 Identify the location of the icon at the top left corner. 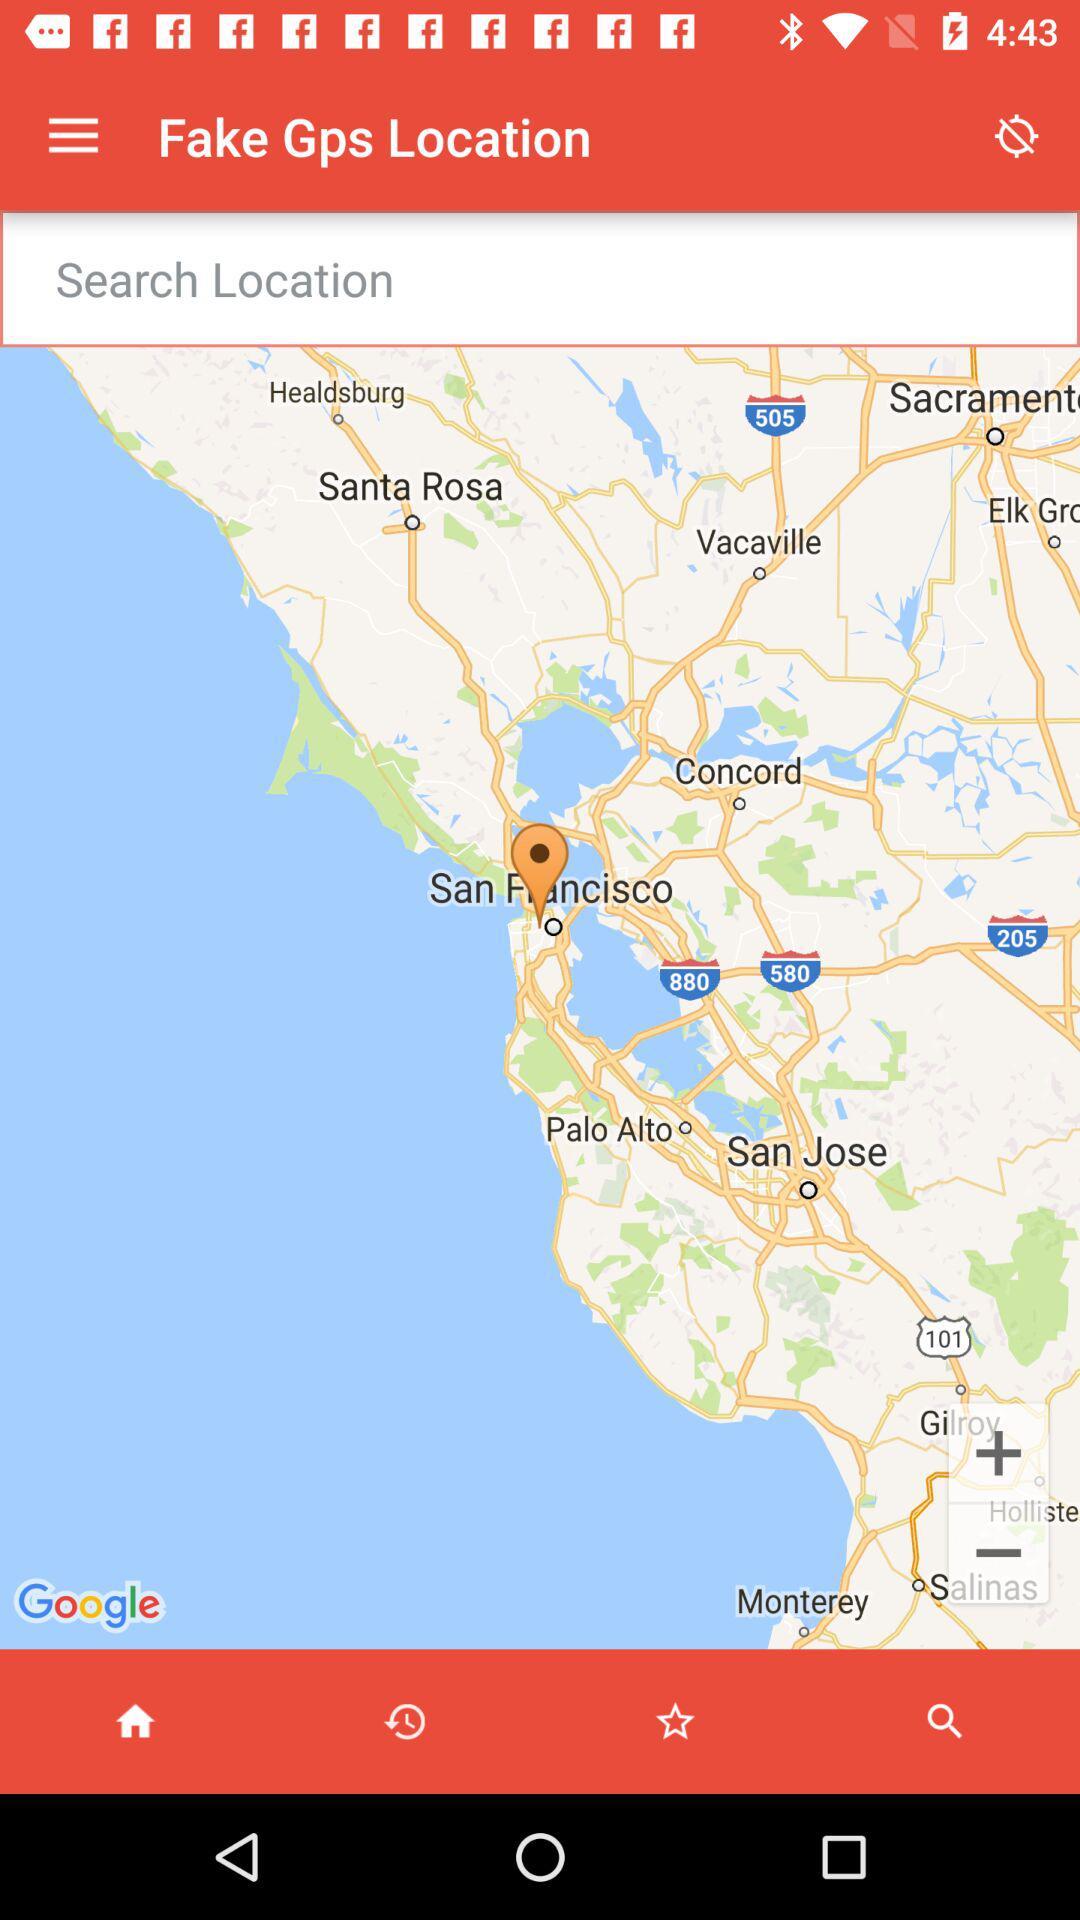
(72, 135).